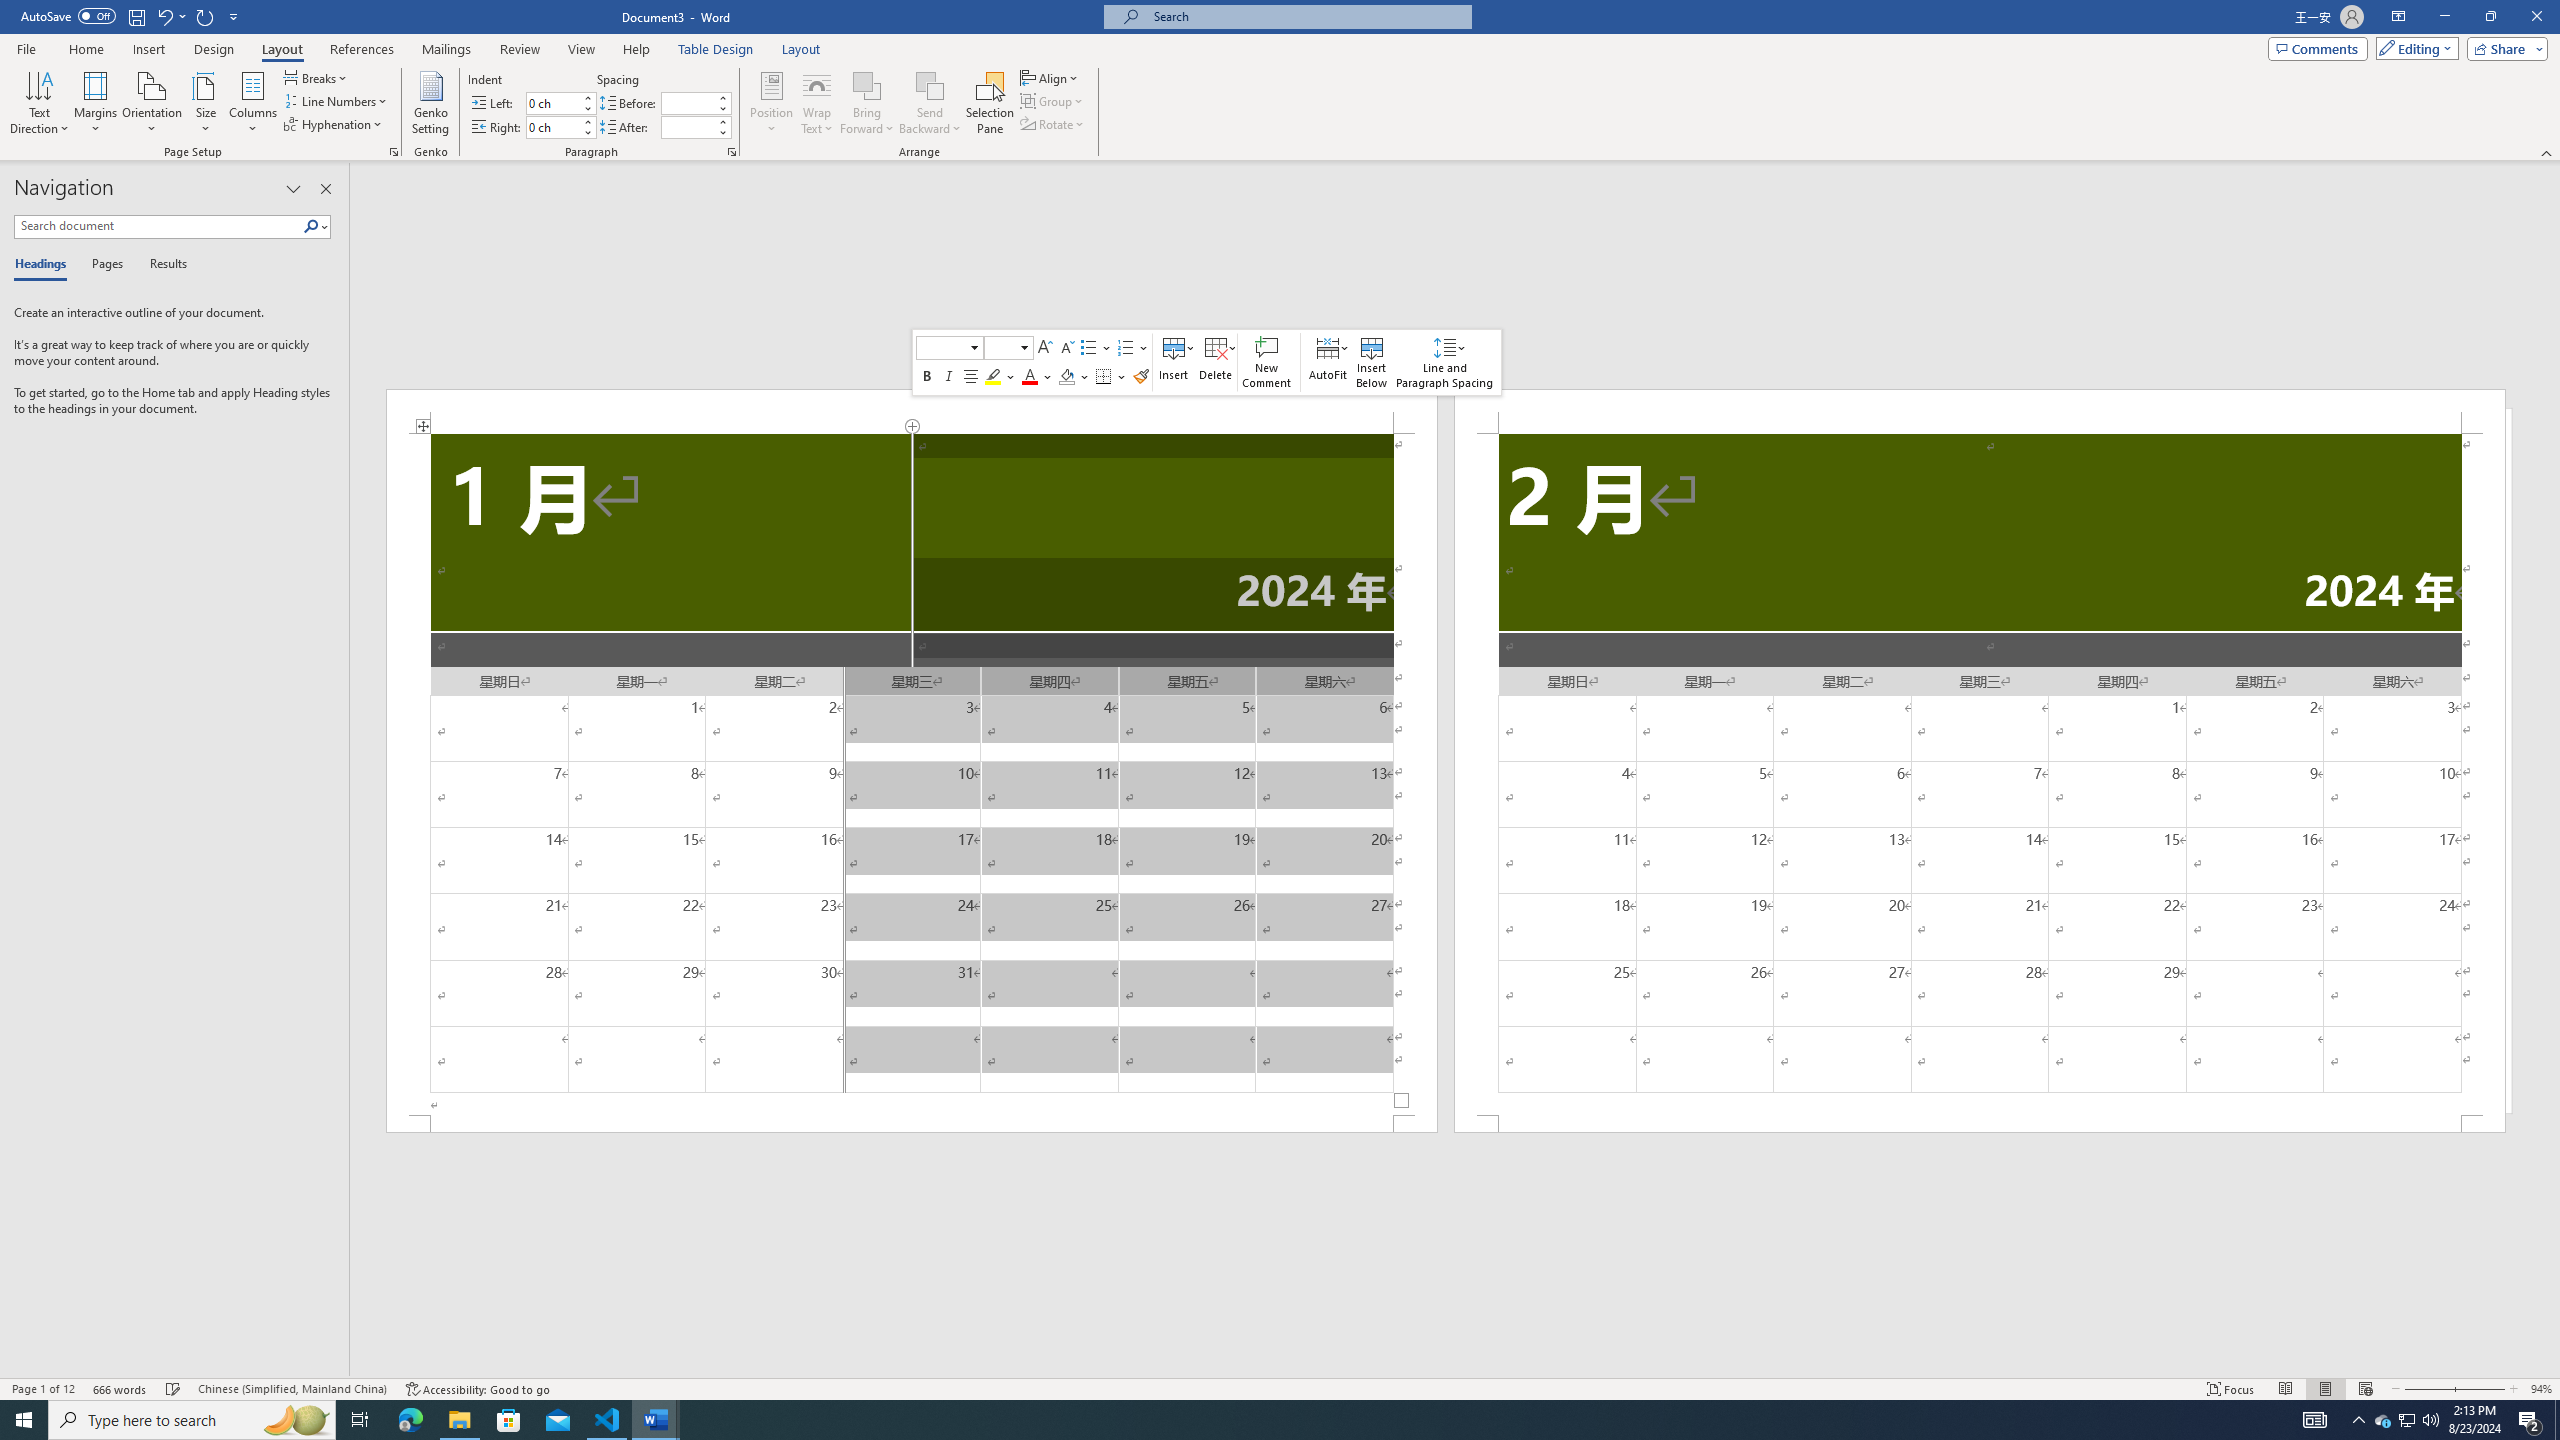 This screenshot has width=2560, height=1440. What do you see at coordinates (151, 103) in the screenshot?
I see `'Orientation'` at bounding box center [151, 103].